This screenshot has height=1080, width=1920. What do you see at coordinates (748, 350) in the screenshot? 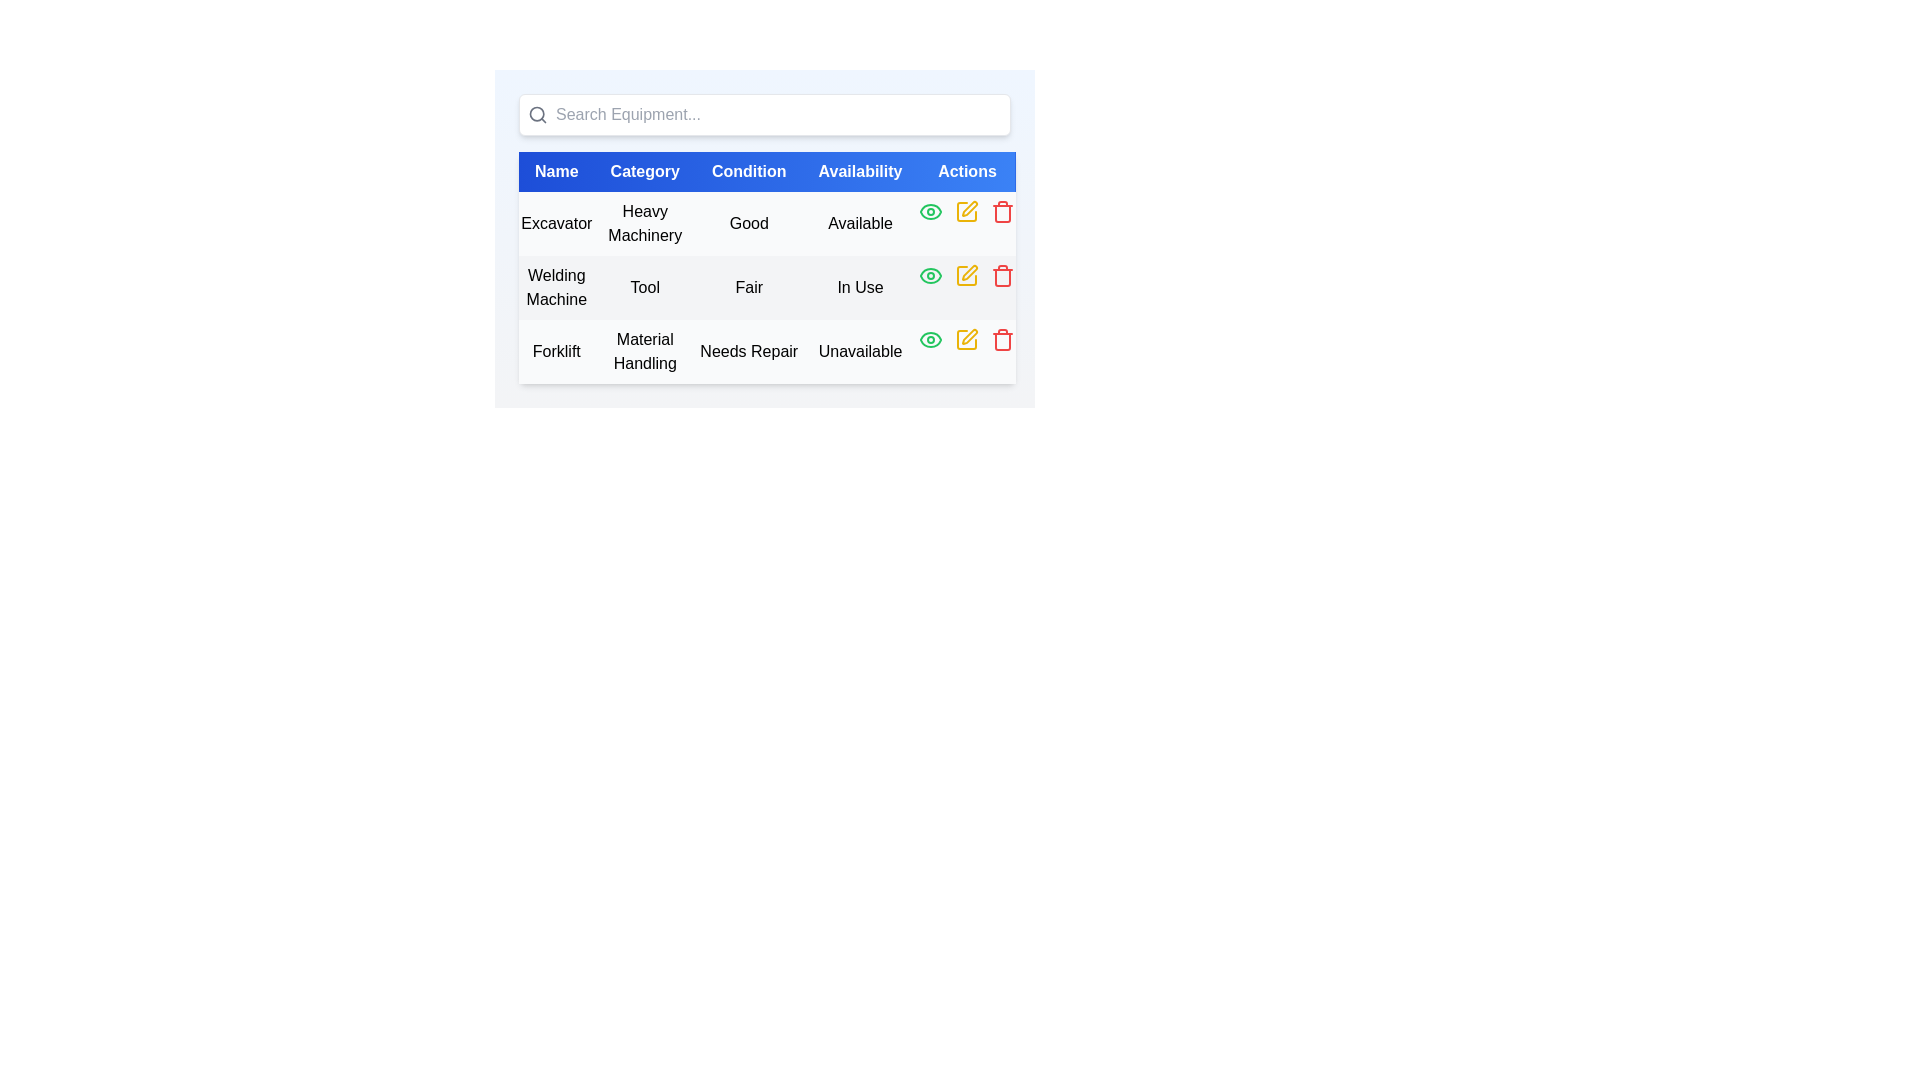
I see `the static text element that indicates the condition status of the equipment, specifically showing that the forklift requires repair, located in the third column of the third row under the 'Condition' column` at bounding box center [748, 350].